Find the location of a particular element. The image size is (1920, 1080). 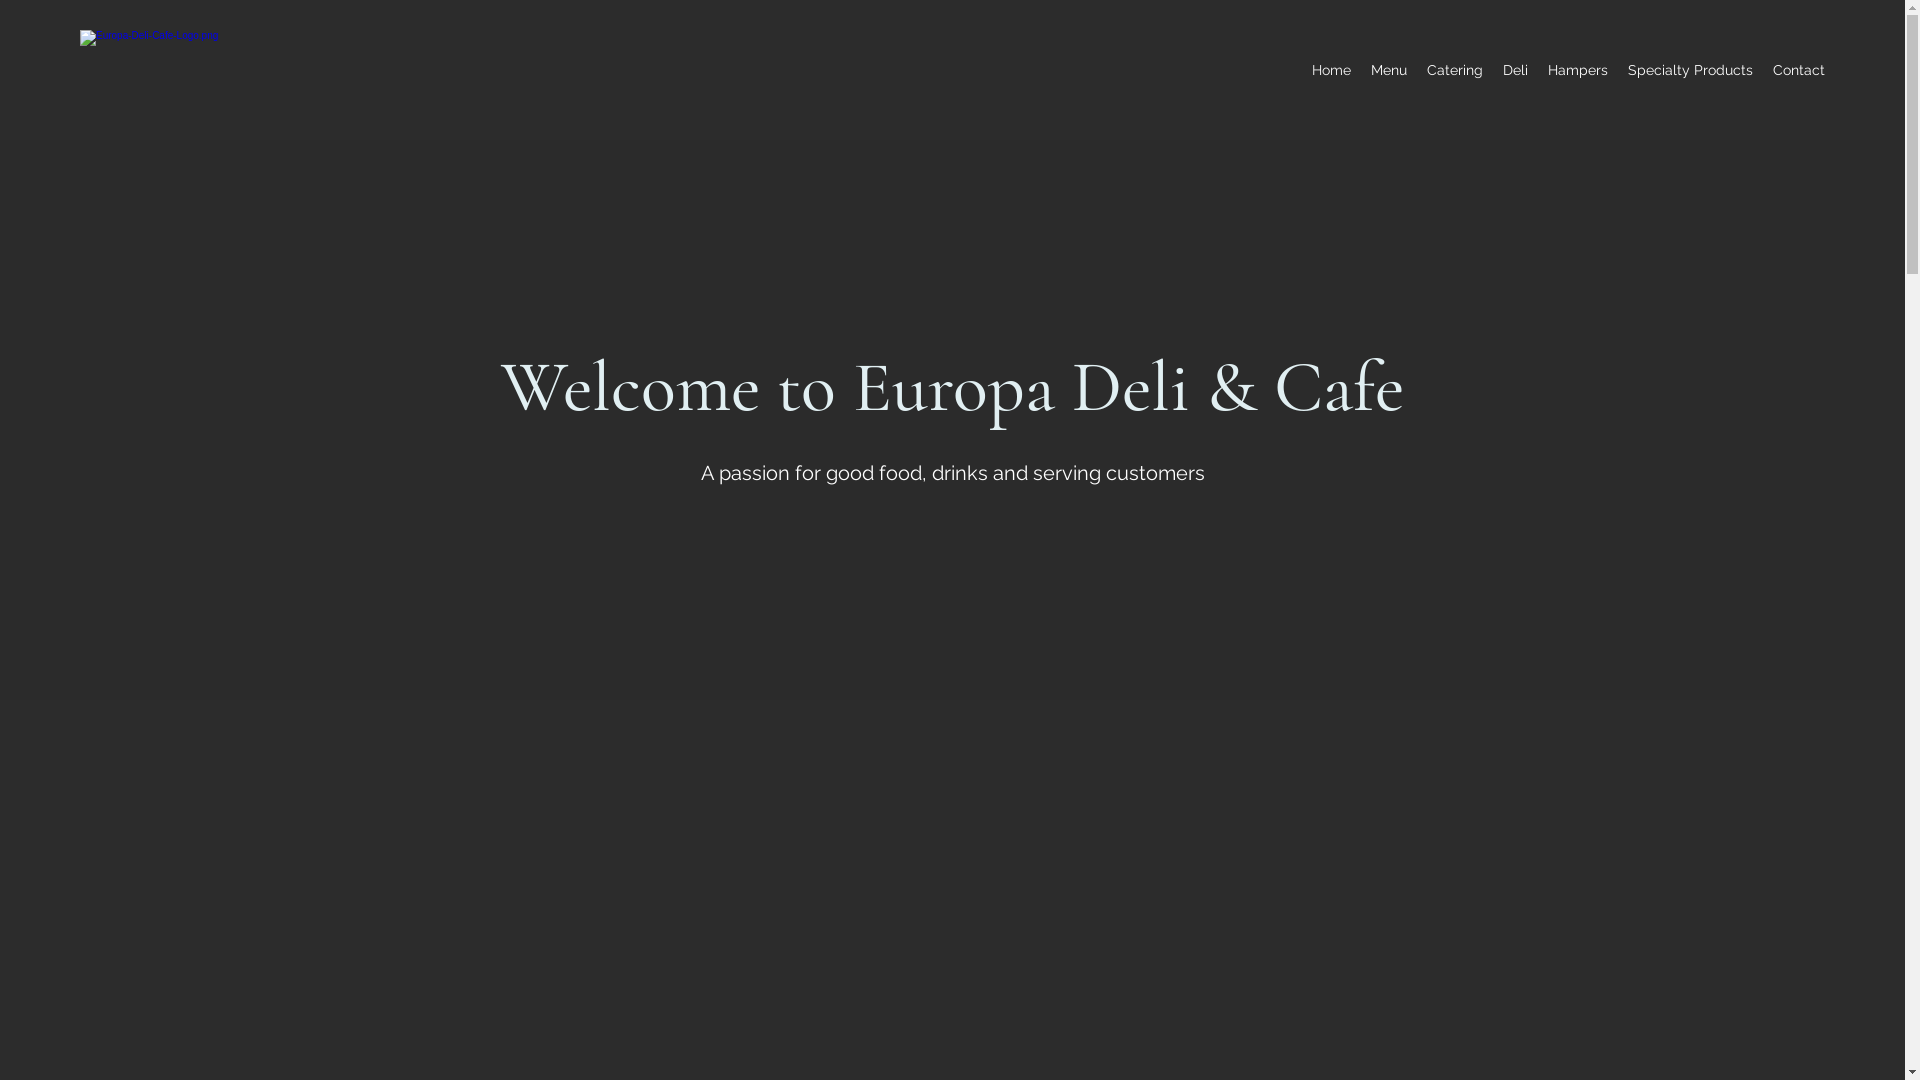

'Contact' is located at coordinates (1762, 68).